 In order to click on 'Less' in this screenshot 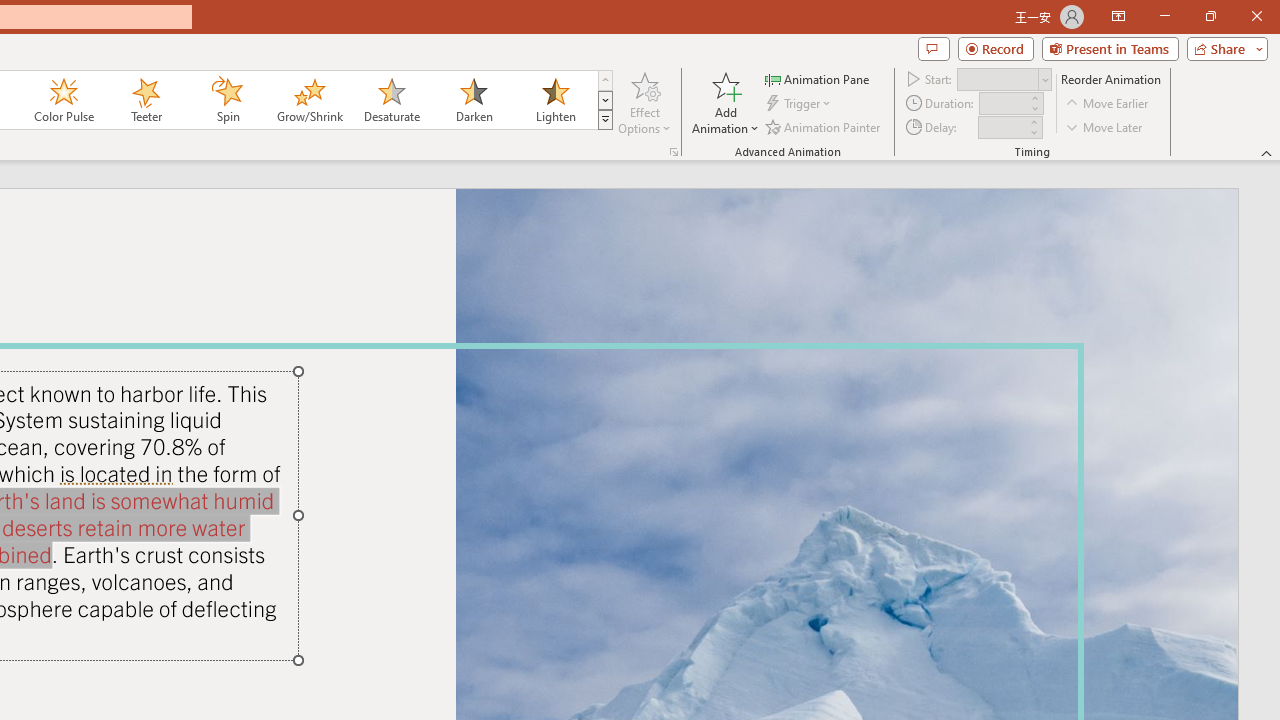, I will do `click(1033, 132)`.